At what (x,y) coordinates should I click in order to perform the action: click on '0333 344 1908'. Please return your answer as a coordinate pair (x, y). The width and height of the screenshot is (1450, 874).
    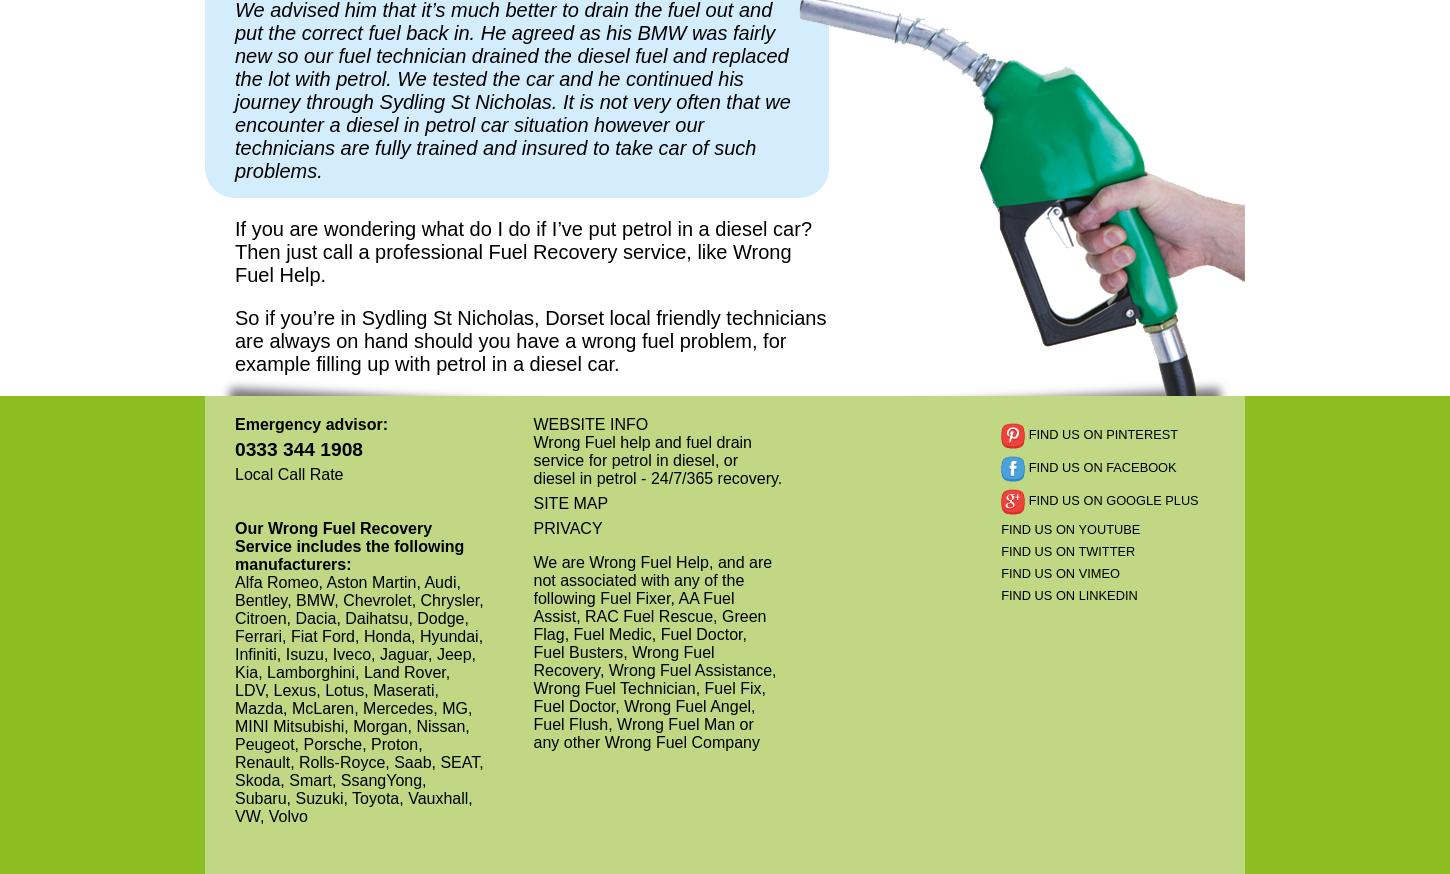
    Looking at the image, I should click on (298, 447).